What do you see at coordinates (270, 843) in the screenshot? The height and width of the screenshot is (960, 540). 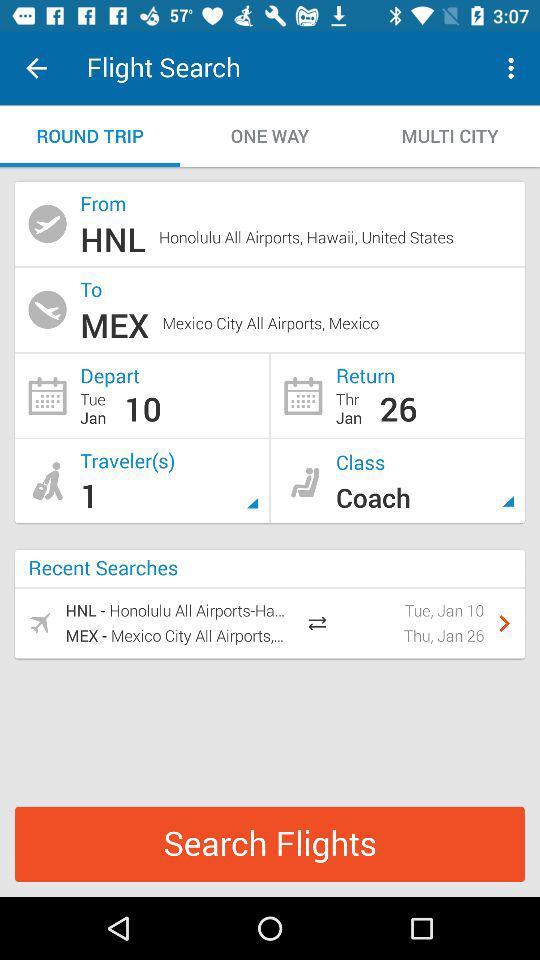 I see `the search flights icon` at bounding box center [270, 843].